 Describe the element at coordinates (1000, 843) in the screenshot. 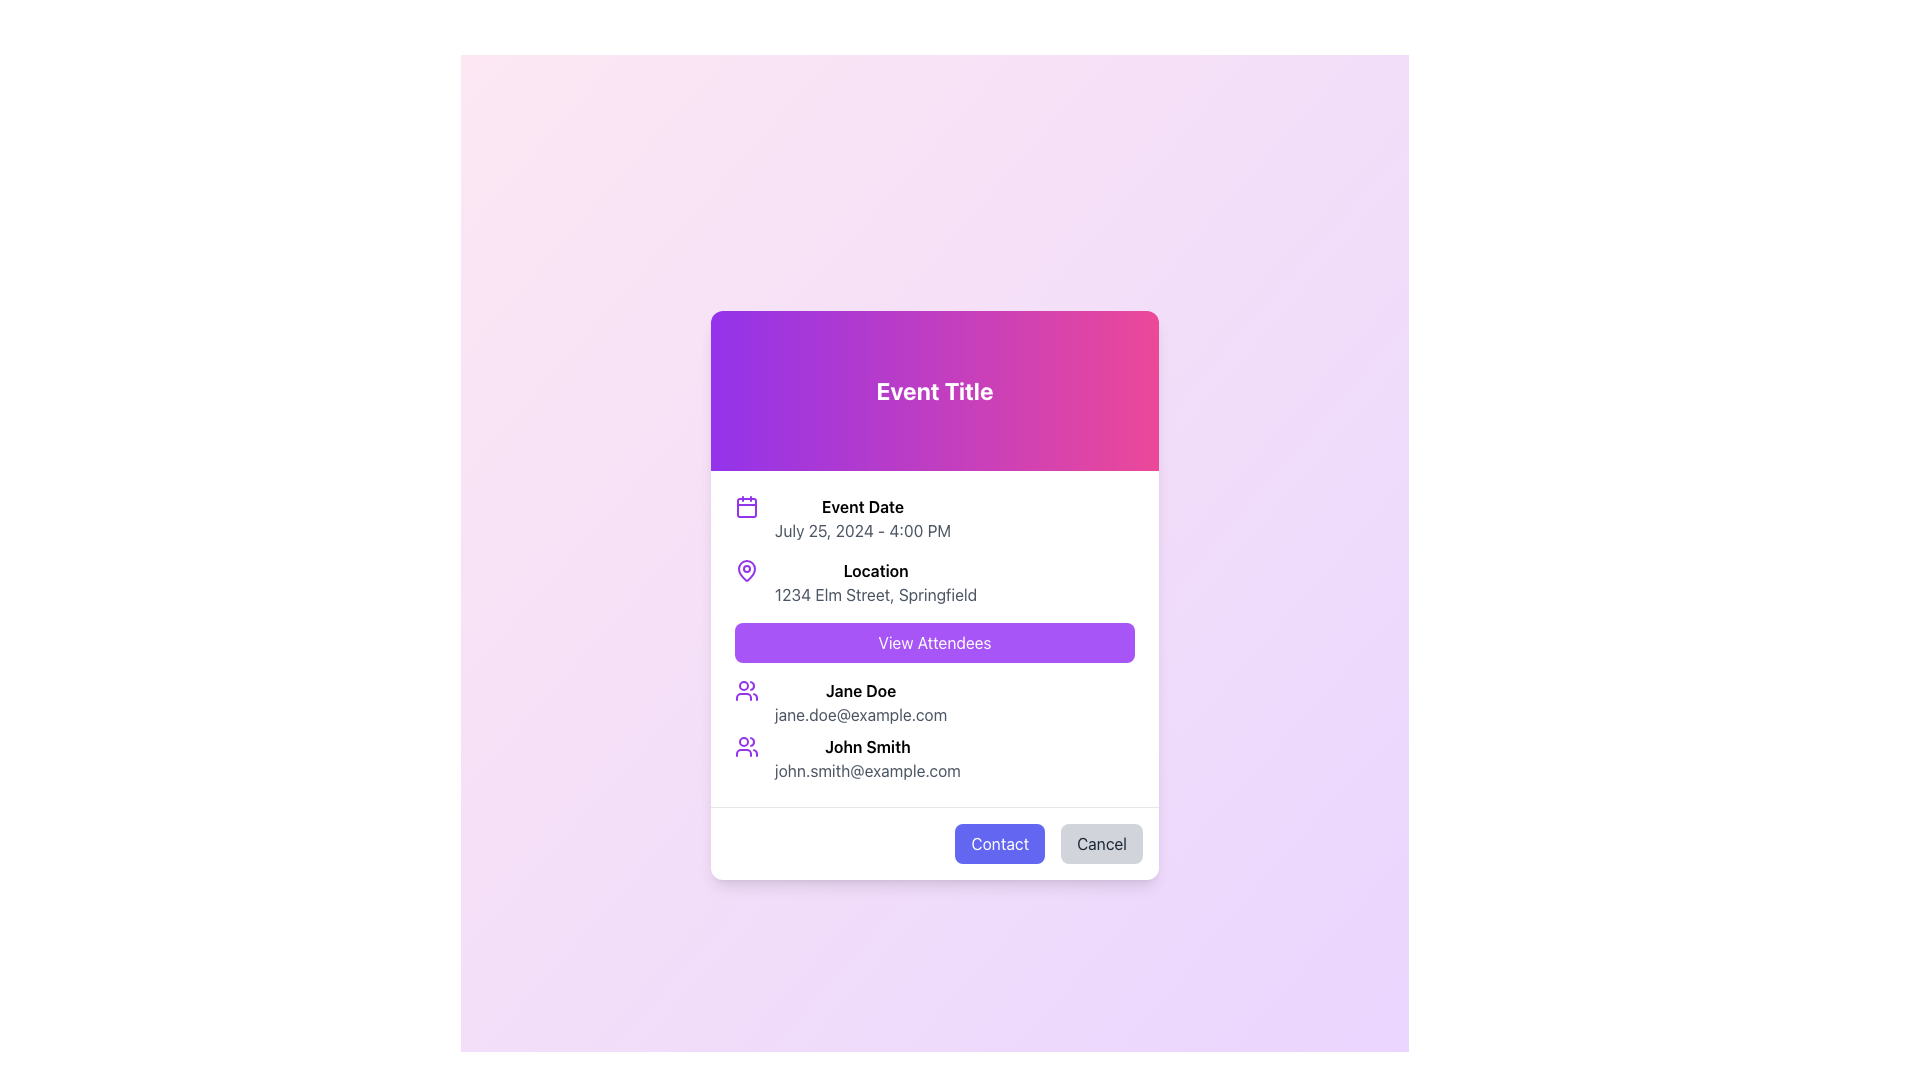

I see `the 'Contact' button with rounded edges, styled with a blue-purple background and white text, located in the footer section of the modal dialog box` at that location.